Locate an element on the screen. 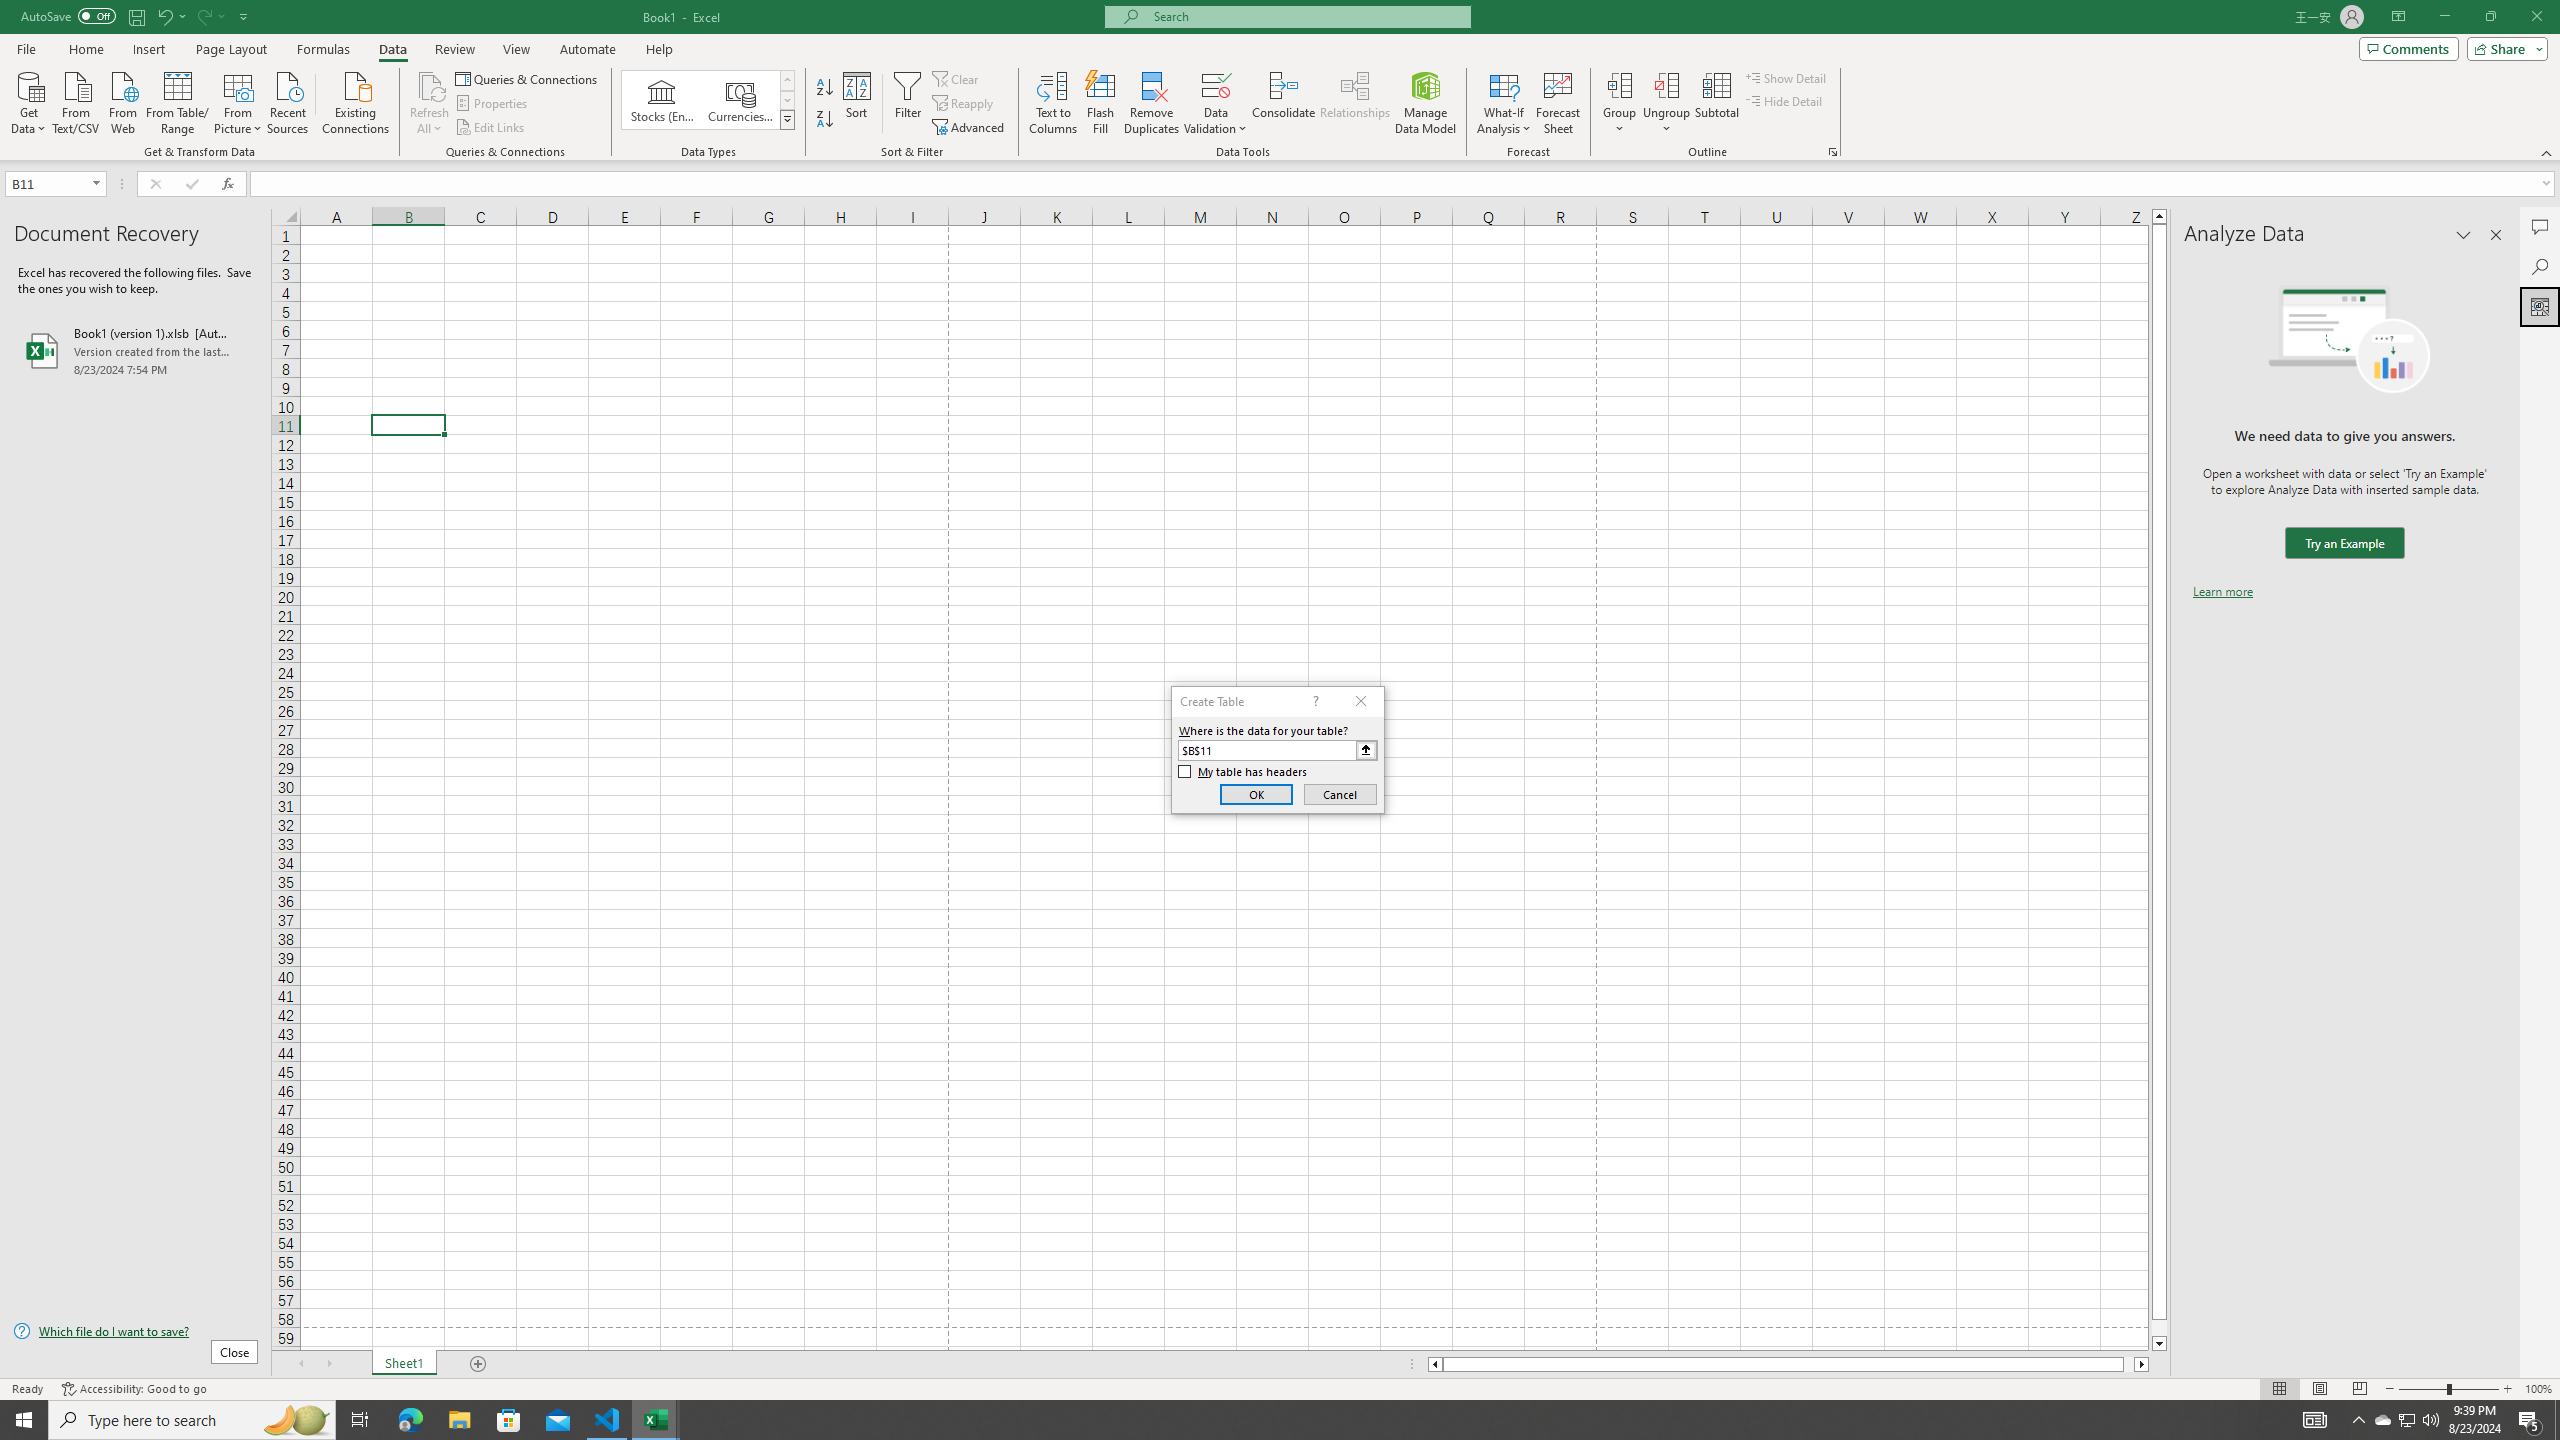  'Learn more' is located at coordinates (2222, 590).